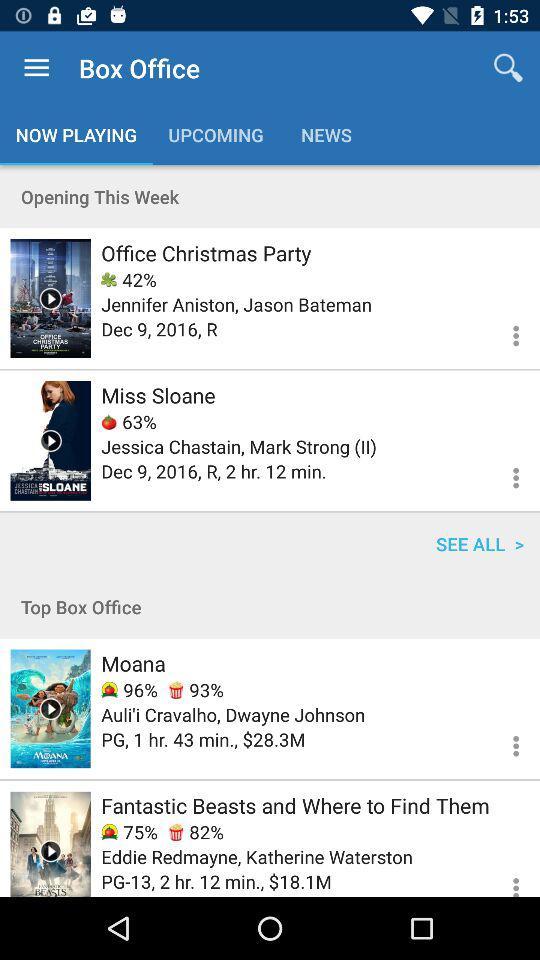 This screenshot has height=960, width=540. I want to click on trailer, so click(50, 297).